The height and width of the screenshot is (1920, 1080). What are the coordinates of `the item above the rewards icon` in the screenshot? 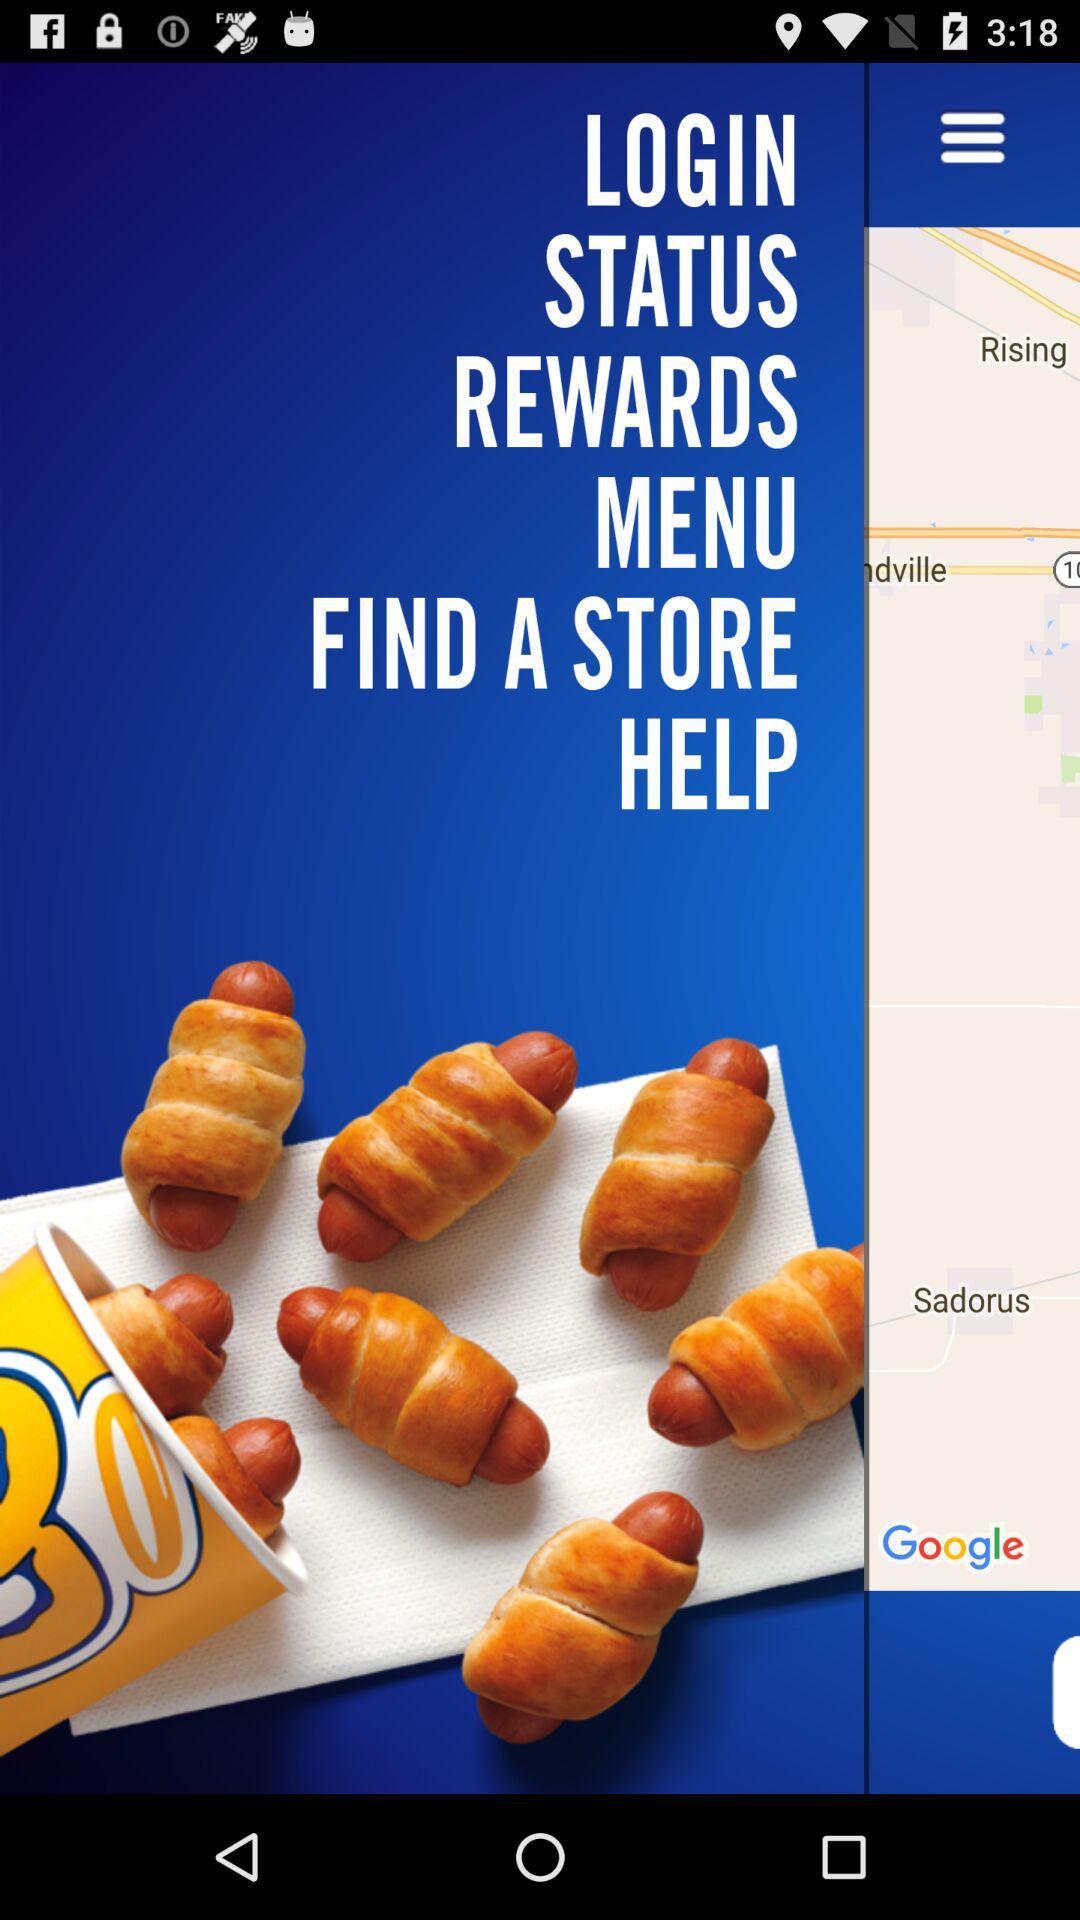 It's located at (443, 158).